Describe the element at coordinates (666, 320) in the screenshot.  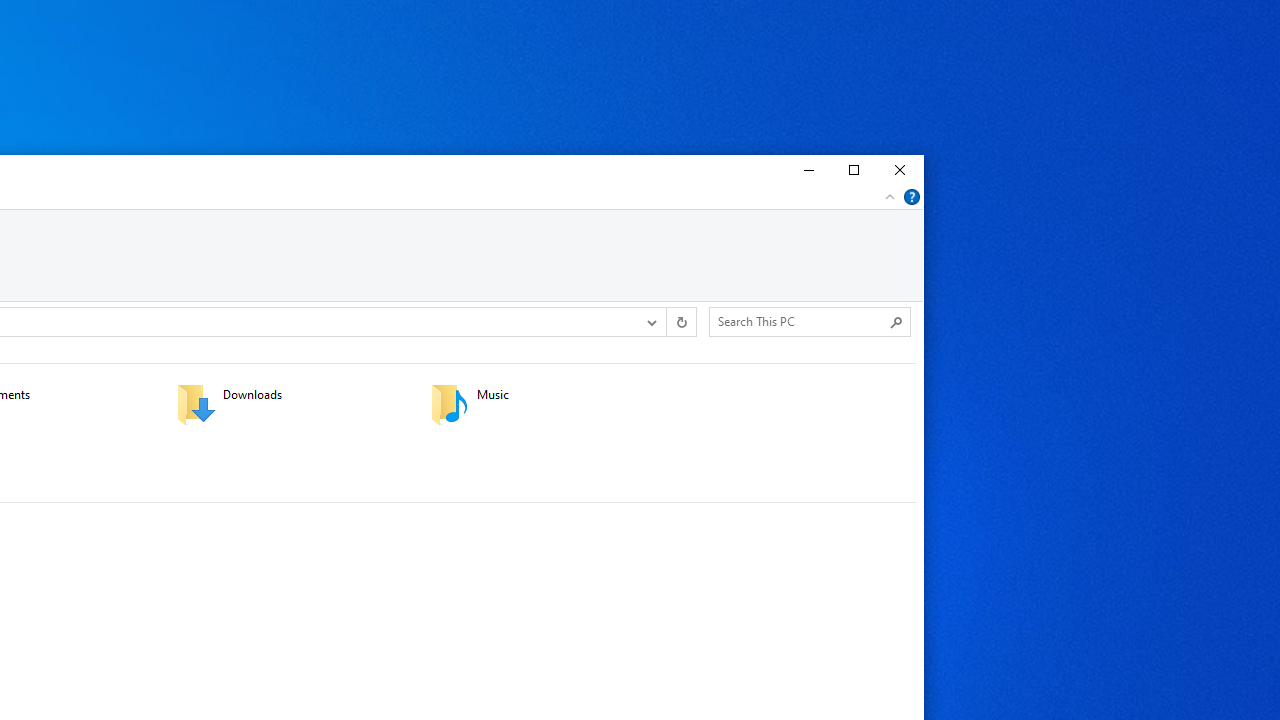
I see `'Address band toolbar'` at that location.